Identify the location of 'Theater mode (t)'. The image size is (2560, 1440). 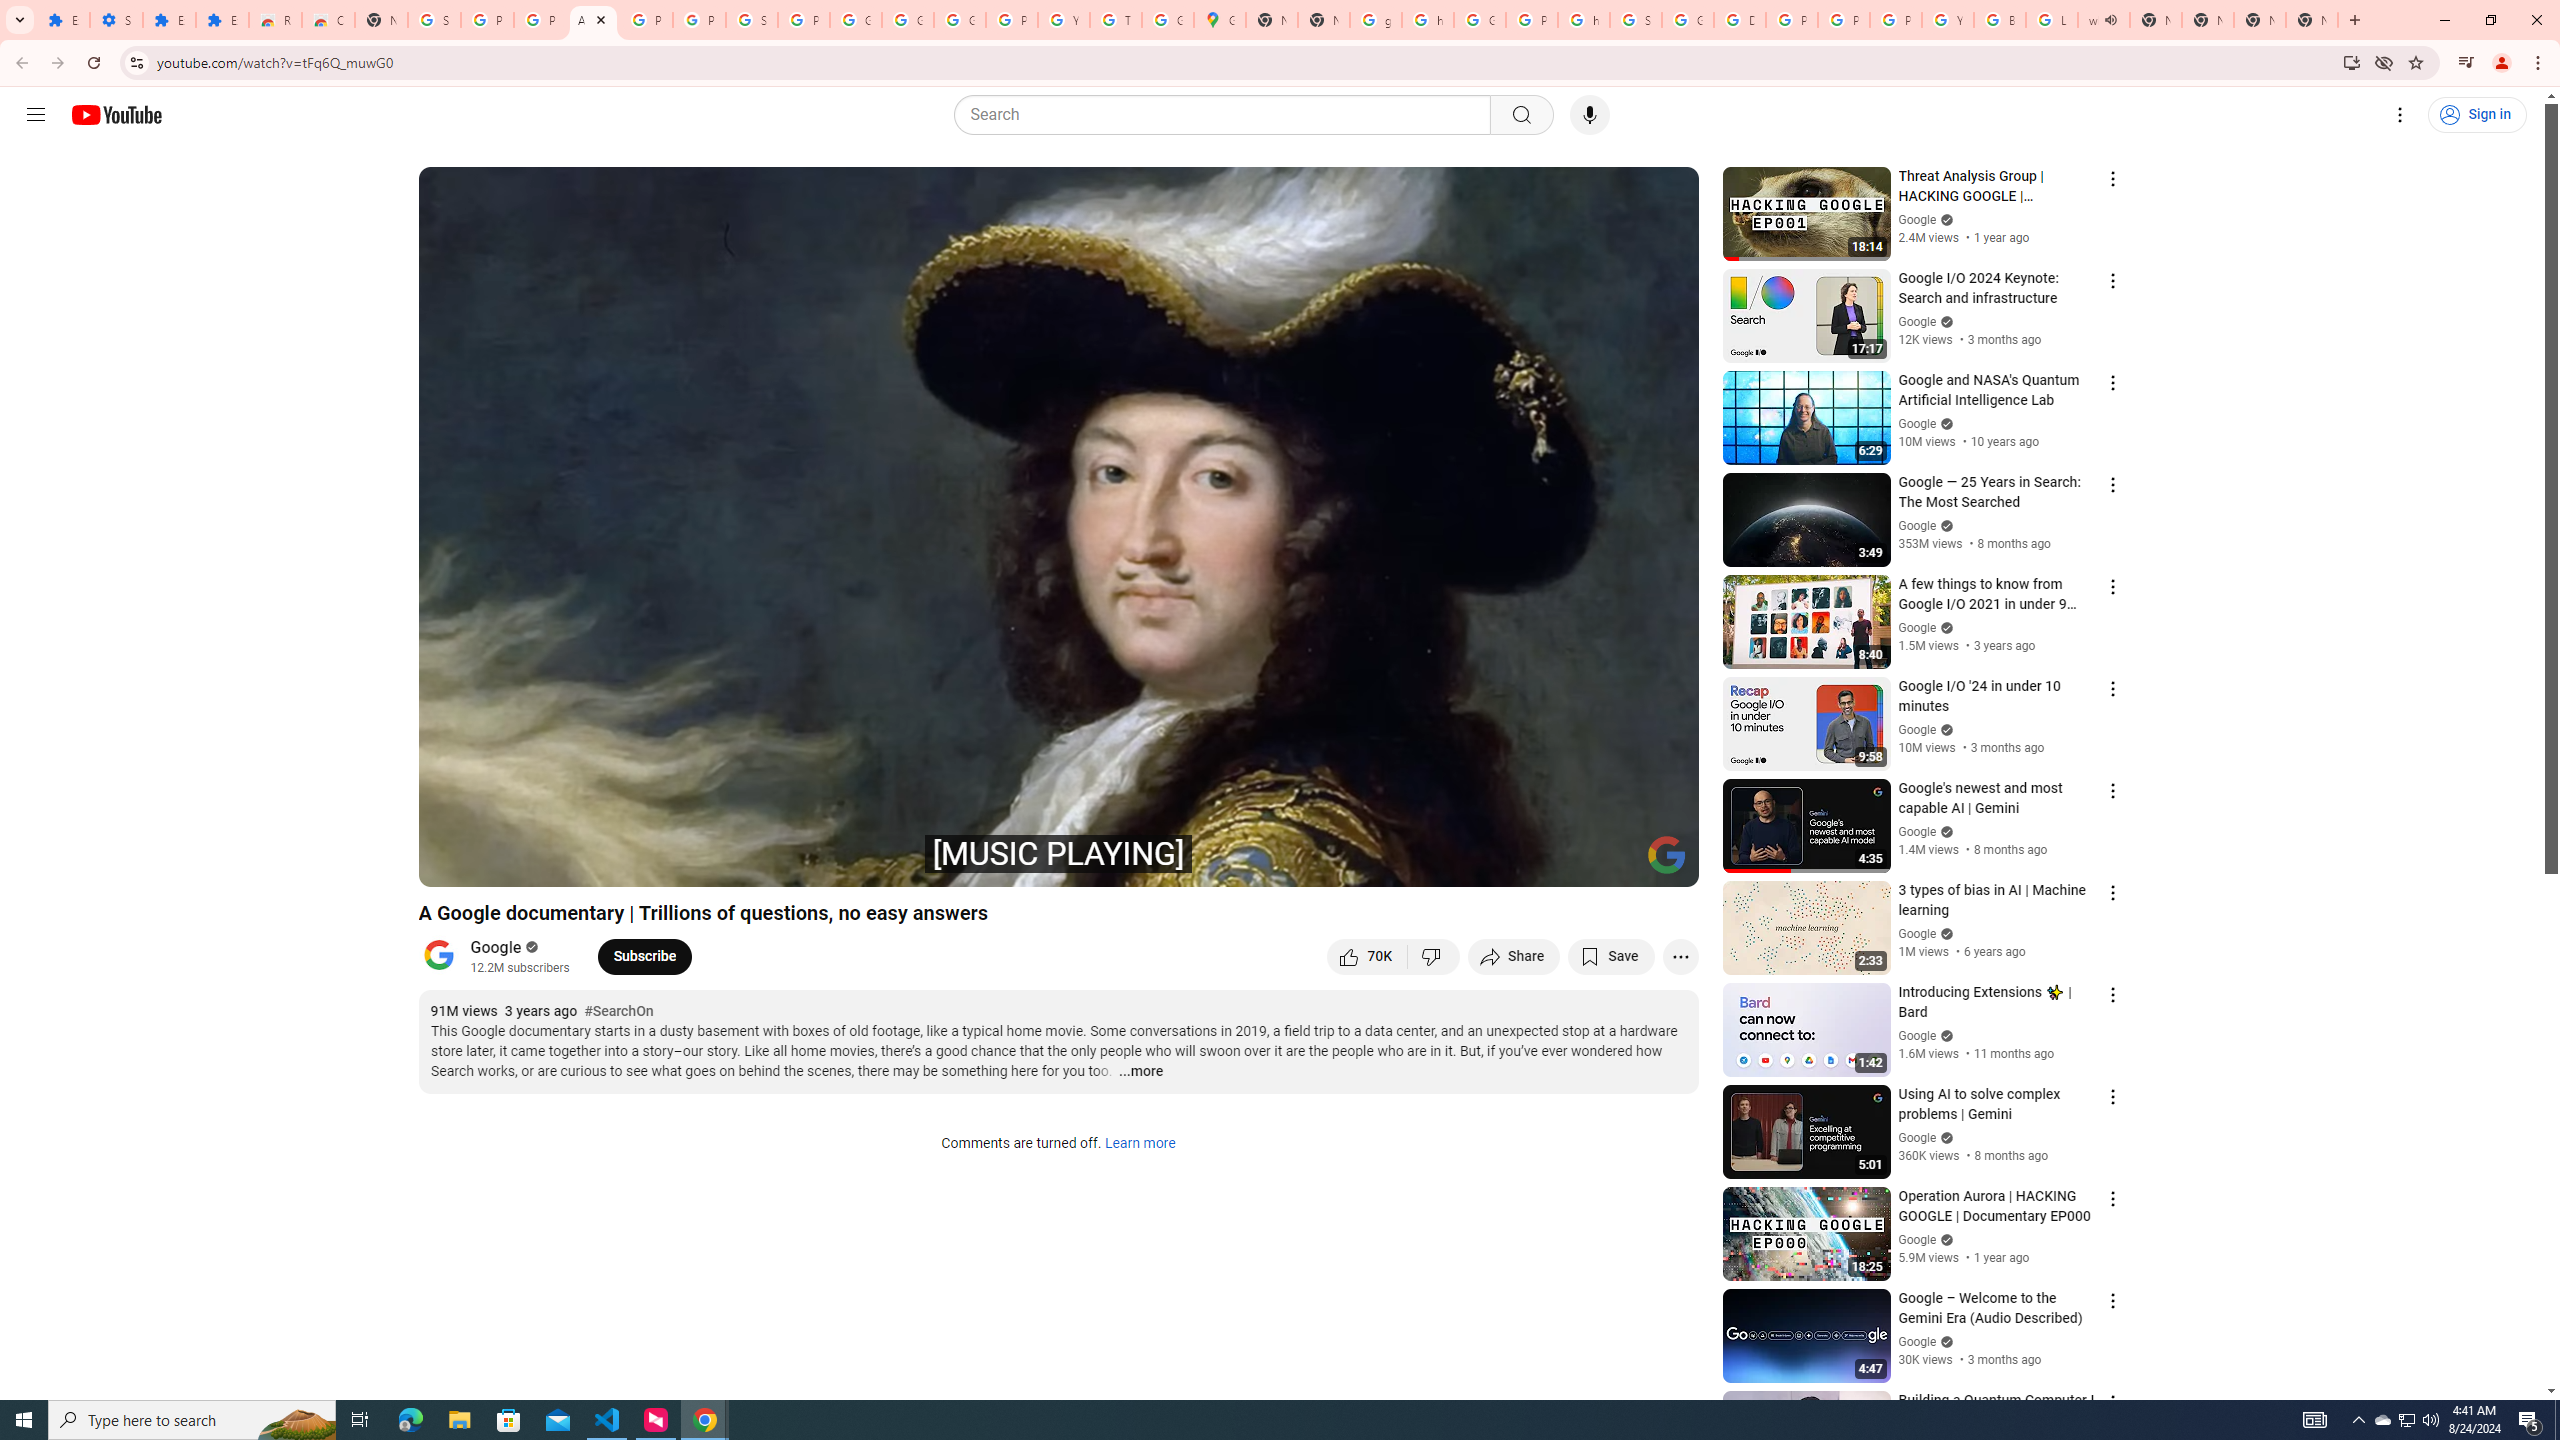
(1614, 862).